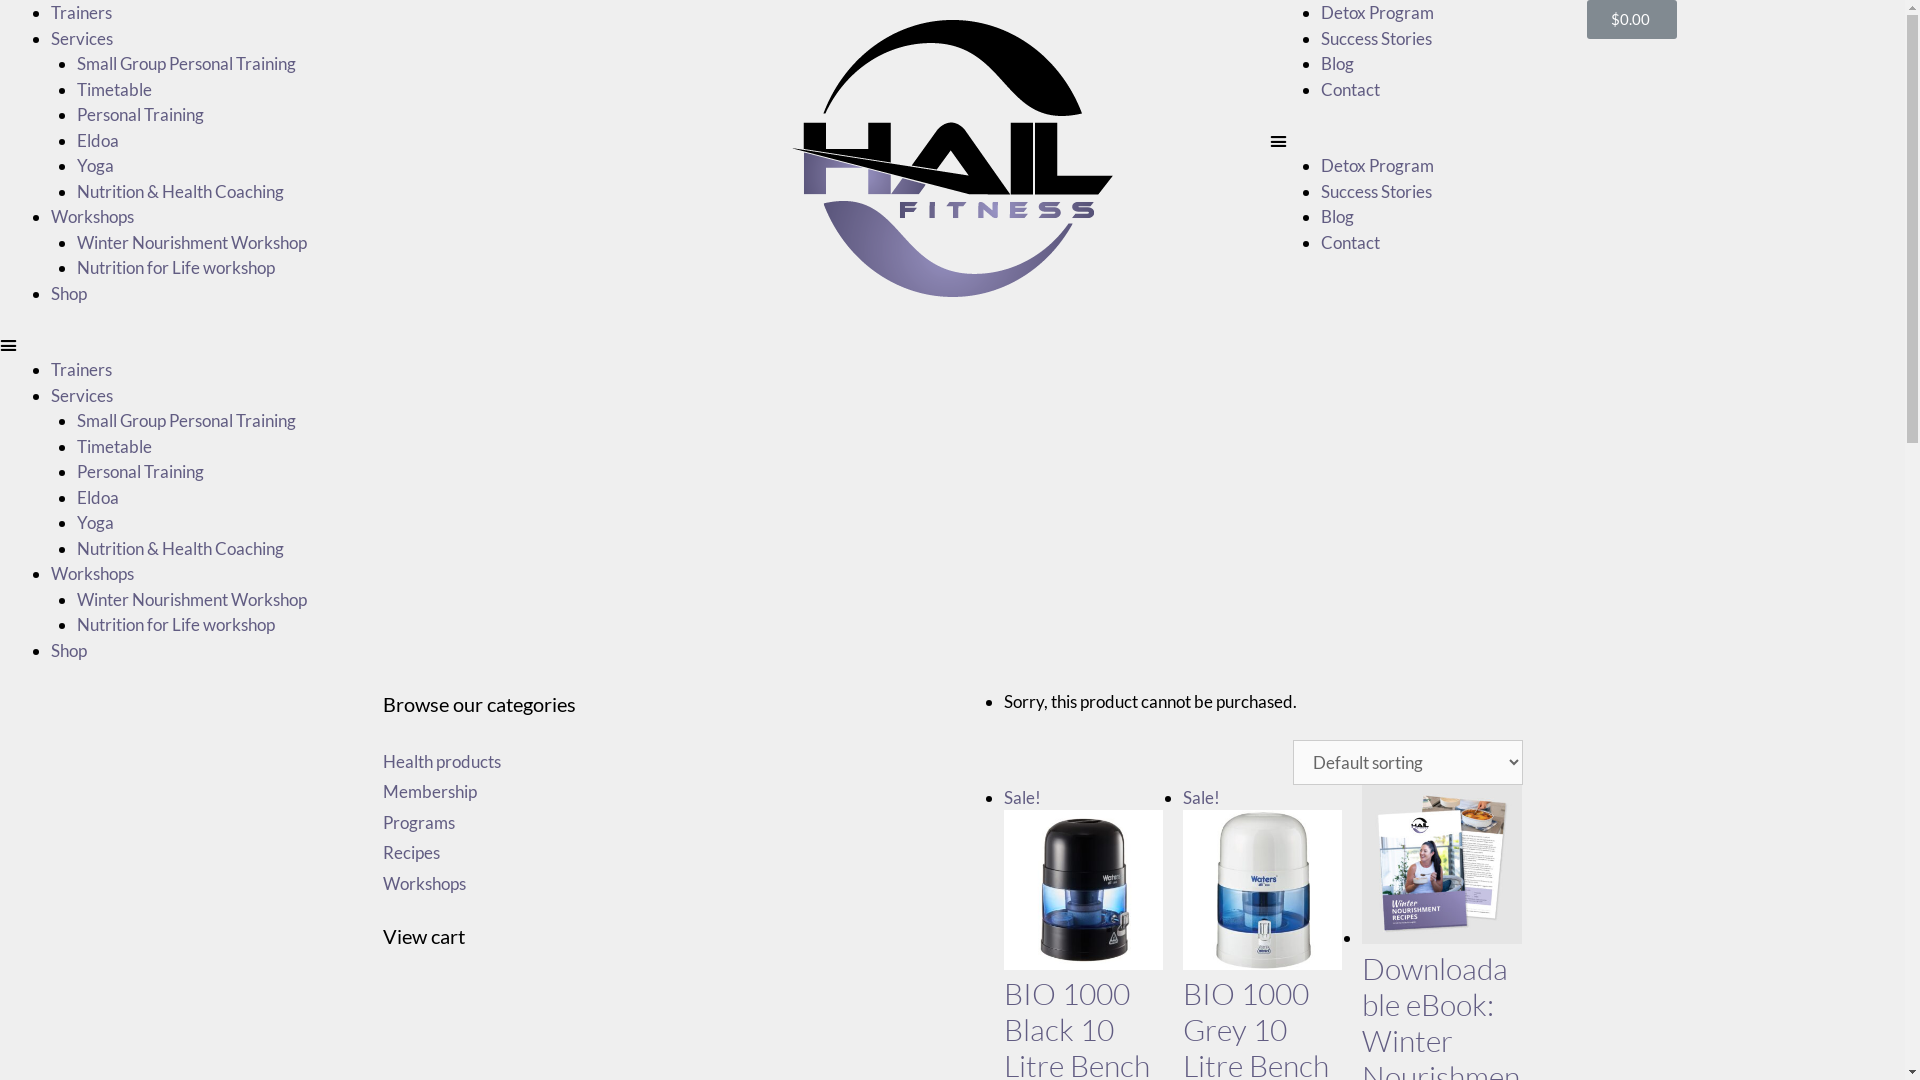  What do you see at coordinates (76, 471) in the screenshot?
I see `'Personal Training'` at bounding box center [76, 471].